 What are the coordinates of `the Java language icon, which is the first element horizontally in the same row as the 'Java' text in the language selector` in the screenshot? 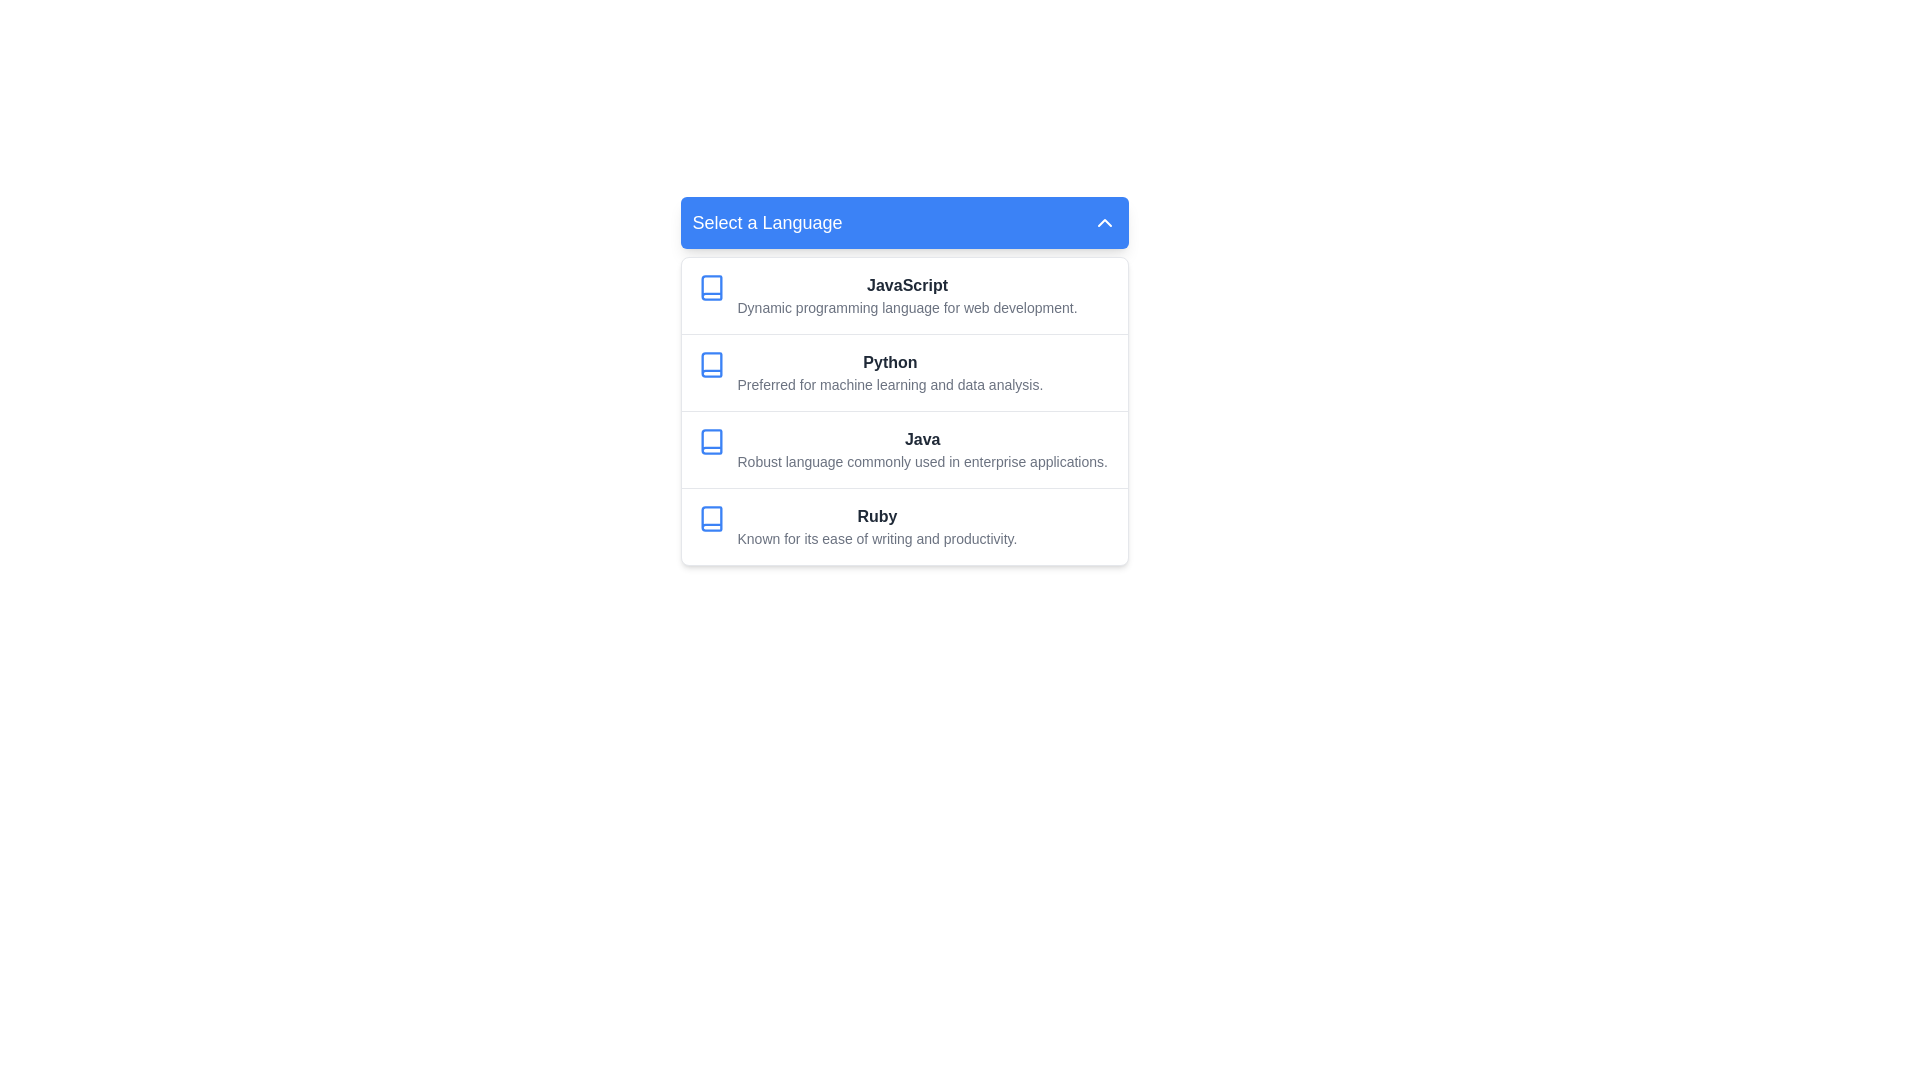 It's located at (711, 441).